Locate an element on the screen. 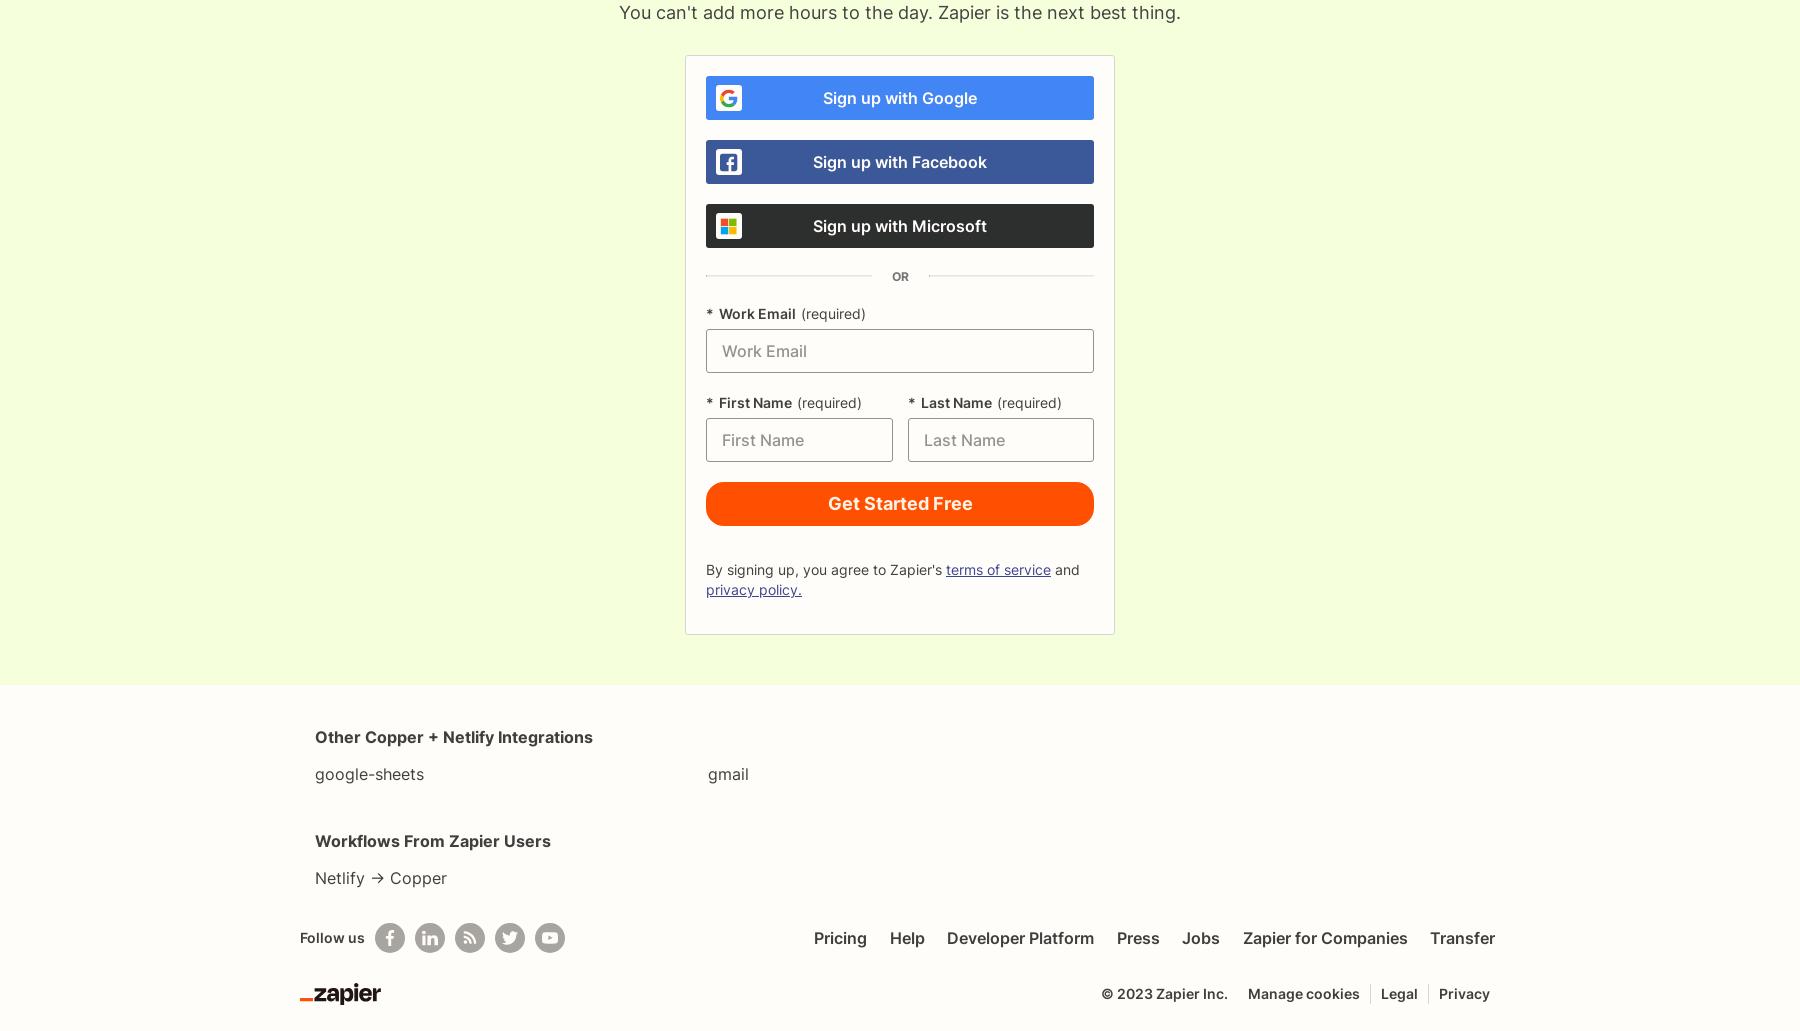 Image resolution: width=1800 pixels, height=1031 pixels. 'Sign up with Facebook' is located at coordinates (900, 160).